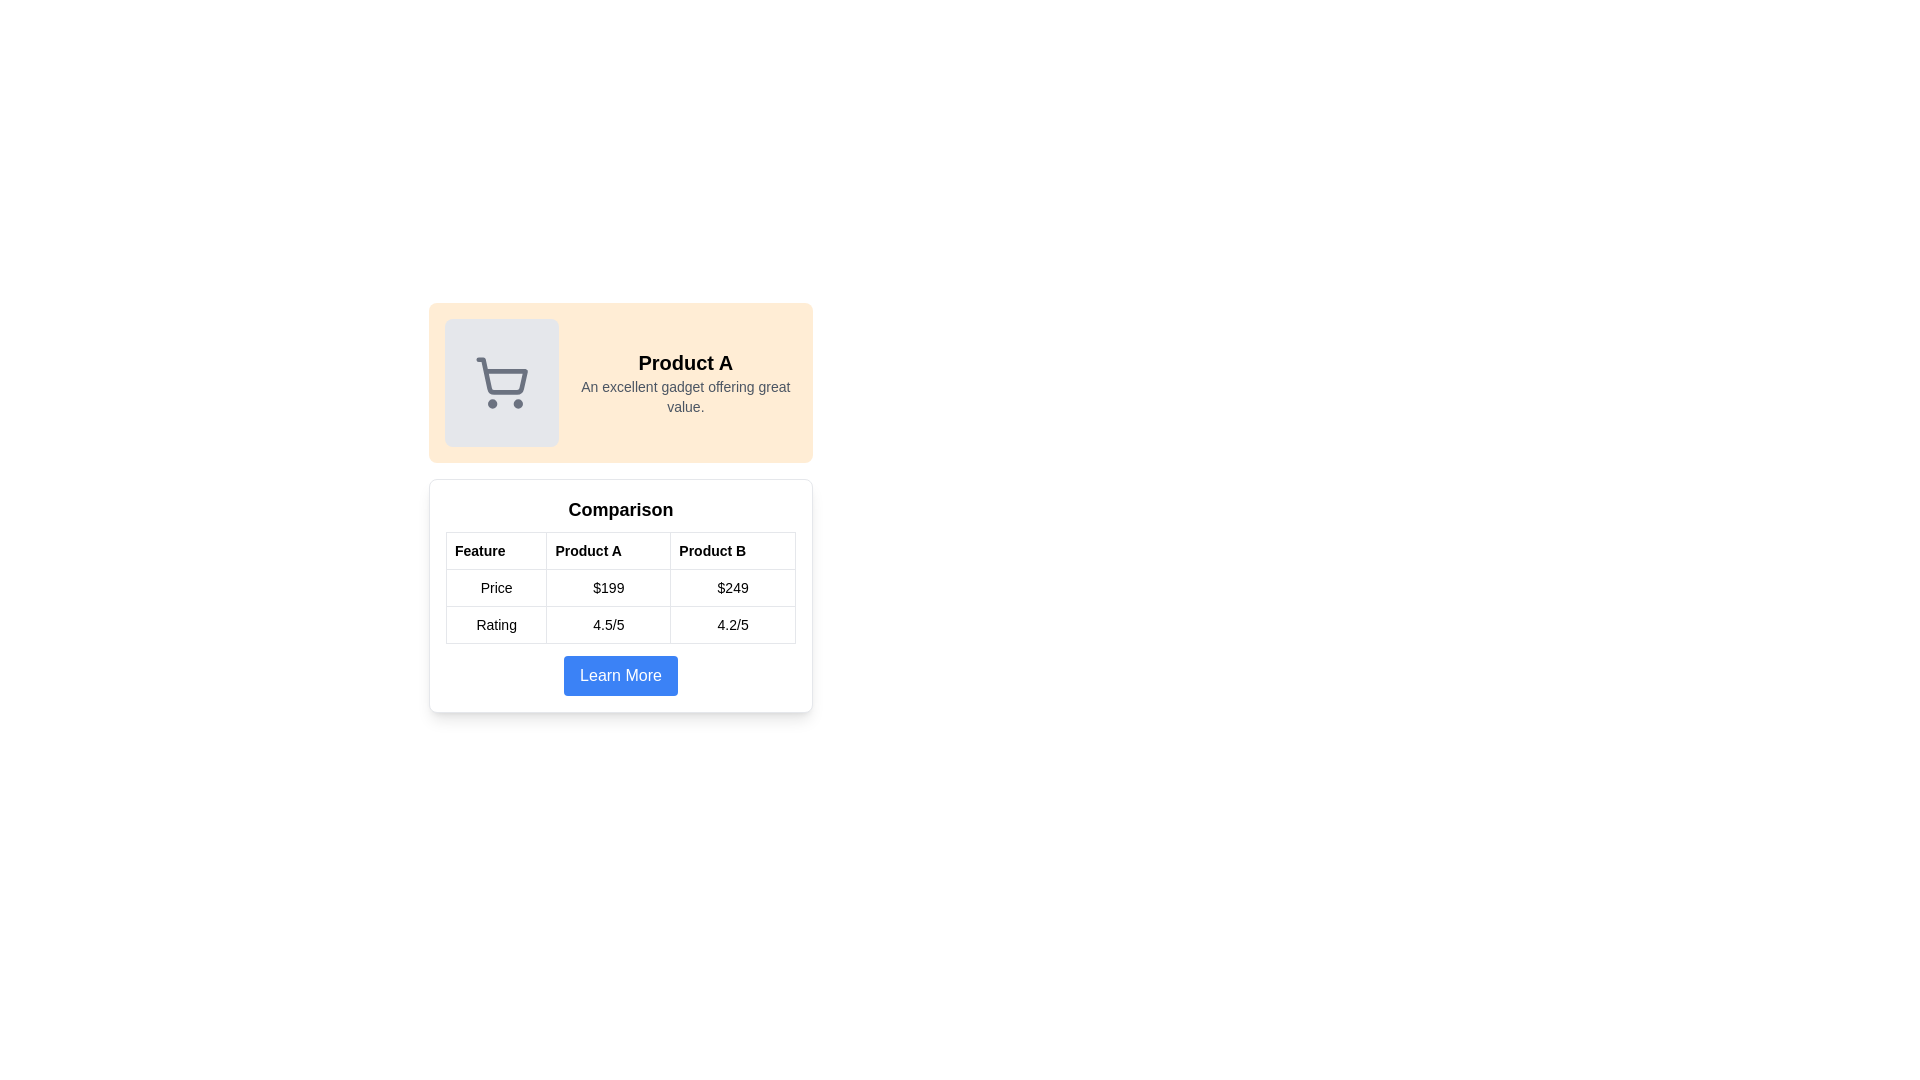 The height and width of the screenshot is (1080, 1920). What do you see at coordinates (619, 508) in the screenshot?
I see `the bolded text label 'Comparison', which serves as the title for the section containing the comparison table for 'Product A' and 'Product B'` at bounding box center [619, 508].